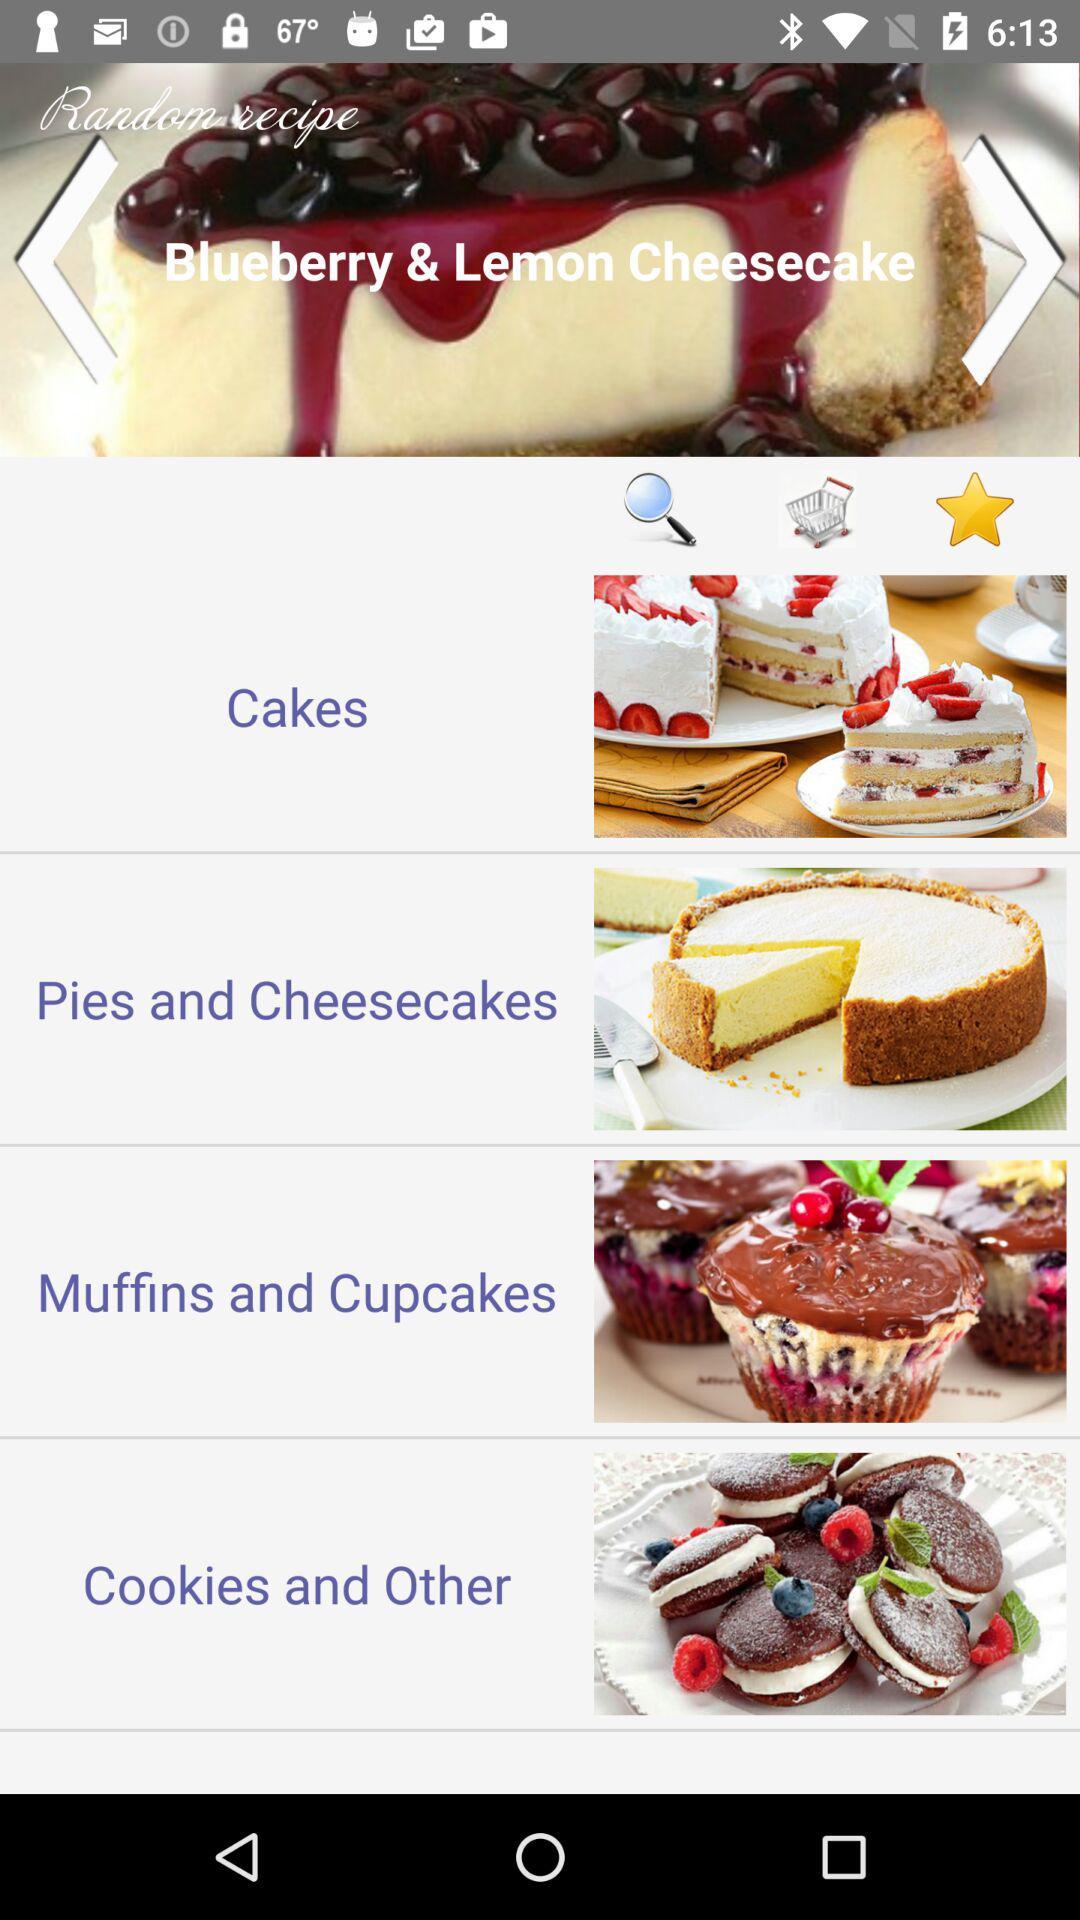 This screenshot has height=1920, width=1080. I want to click on the cookies and other item, so click(297, 1582).